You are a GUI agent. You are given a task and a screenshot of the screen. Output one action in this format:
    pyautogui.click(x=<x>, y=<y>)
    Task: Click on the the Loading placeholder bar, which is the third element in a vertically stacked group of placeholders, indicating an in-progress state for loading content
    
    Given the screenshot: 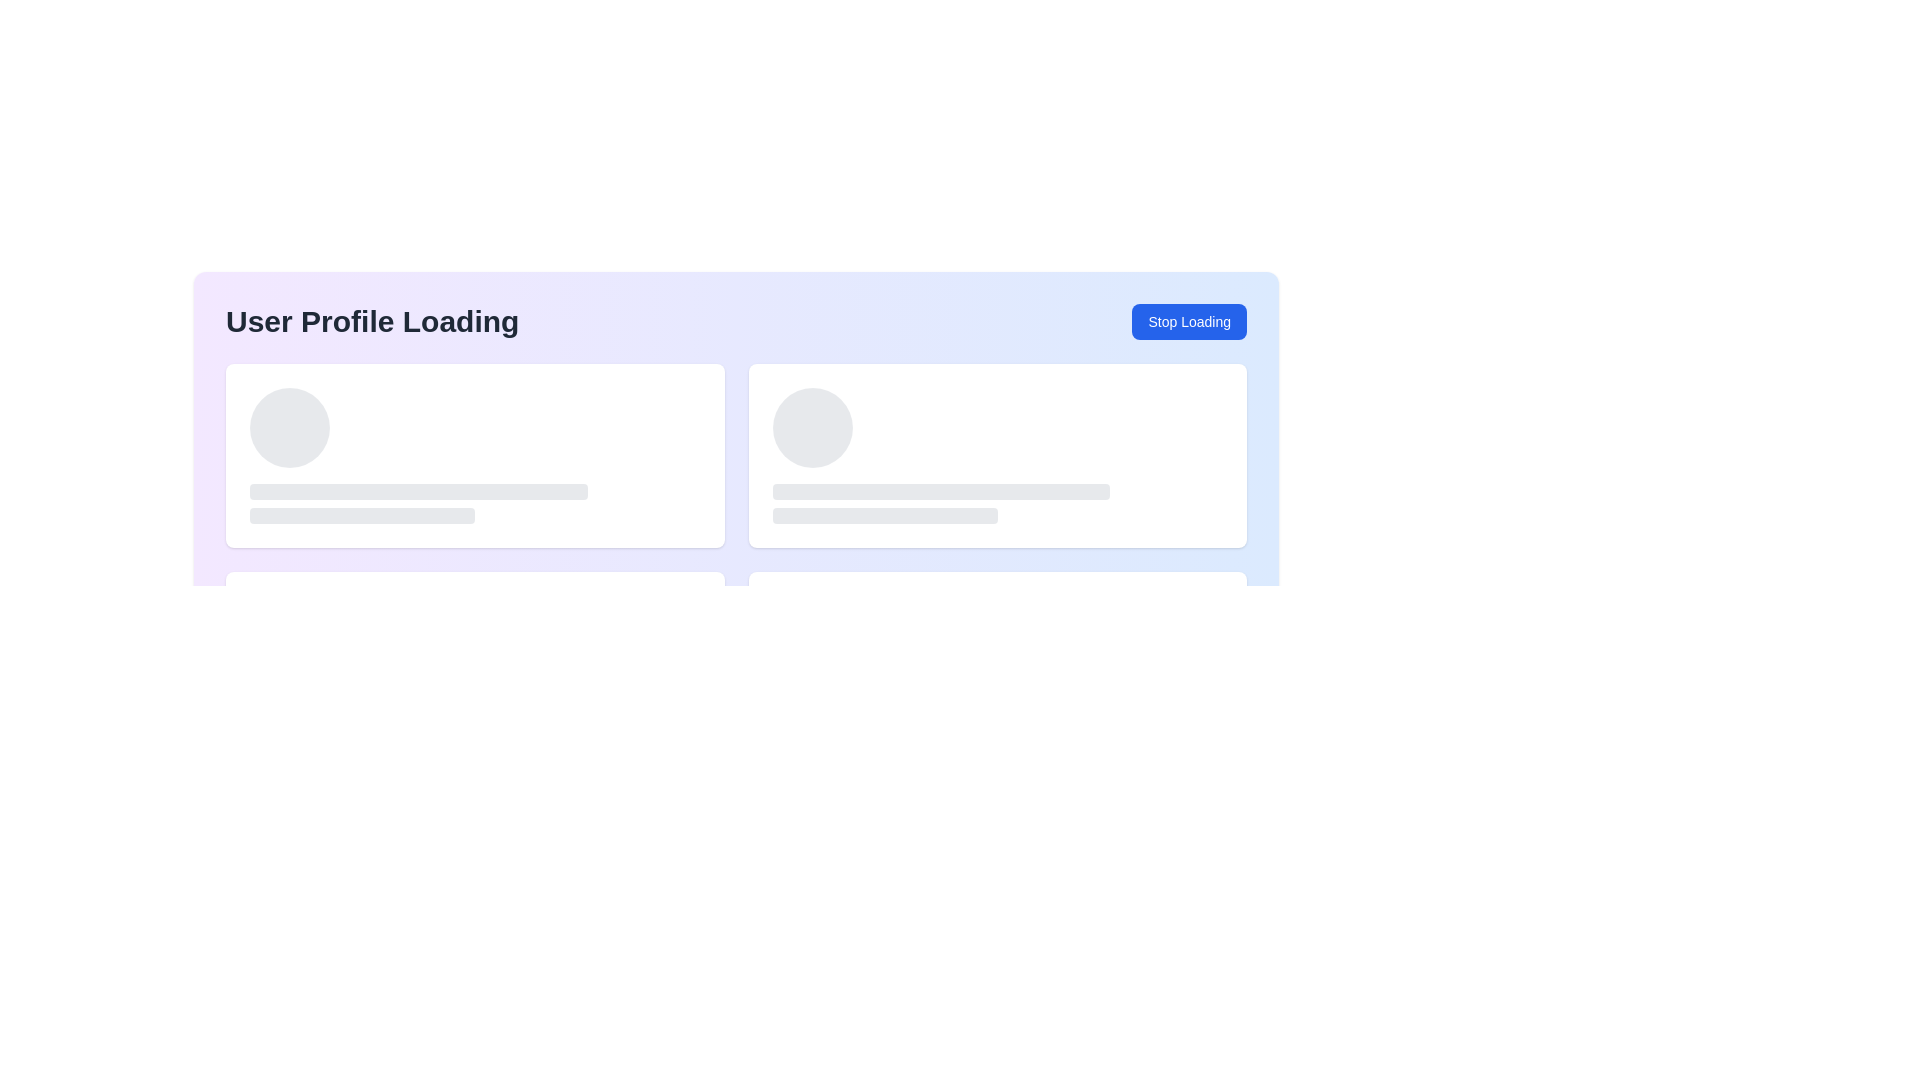 What is the action you would take?
    pyautogui.click(x=362, y=515)
    